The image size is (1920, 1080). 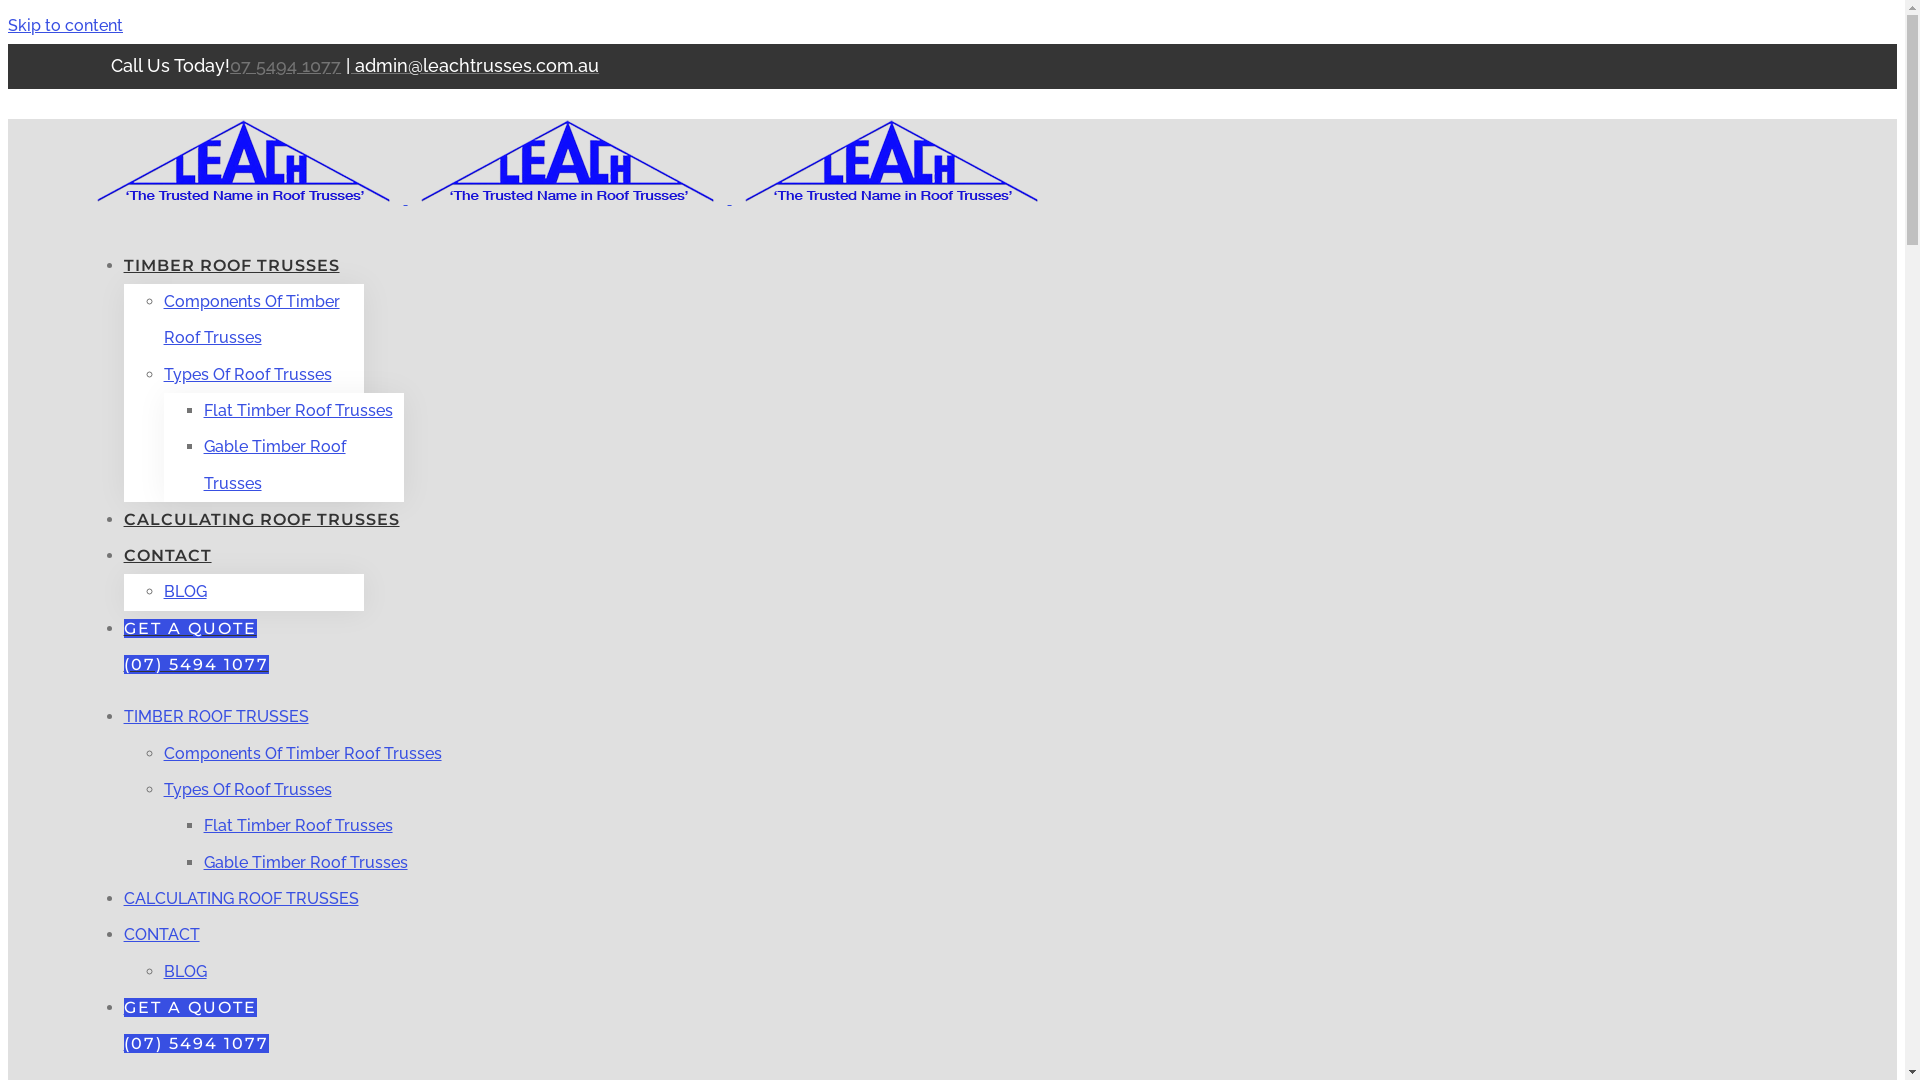 What do you see at coordinates (247, 374) in the screenshot?
I see `'Types Of Roof Trusses'` at bounding box center [247, 374].